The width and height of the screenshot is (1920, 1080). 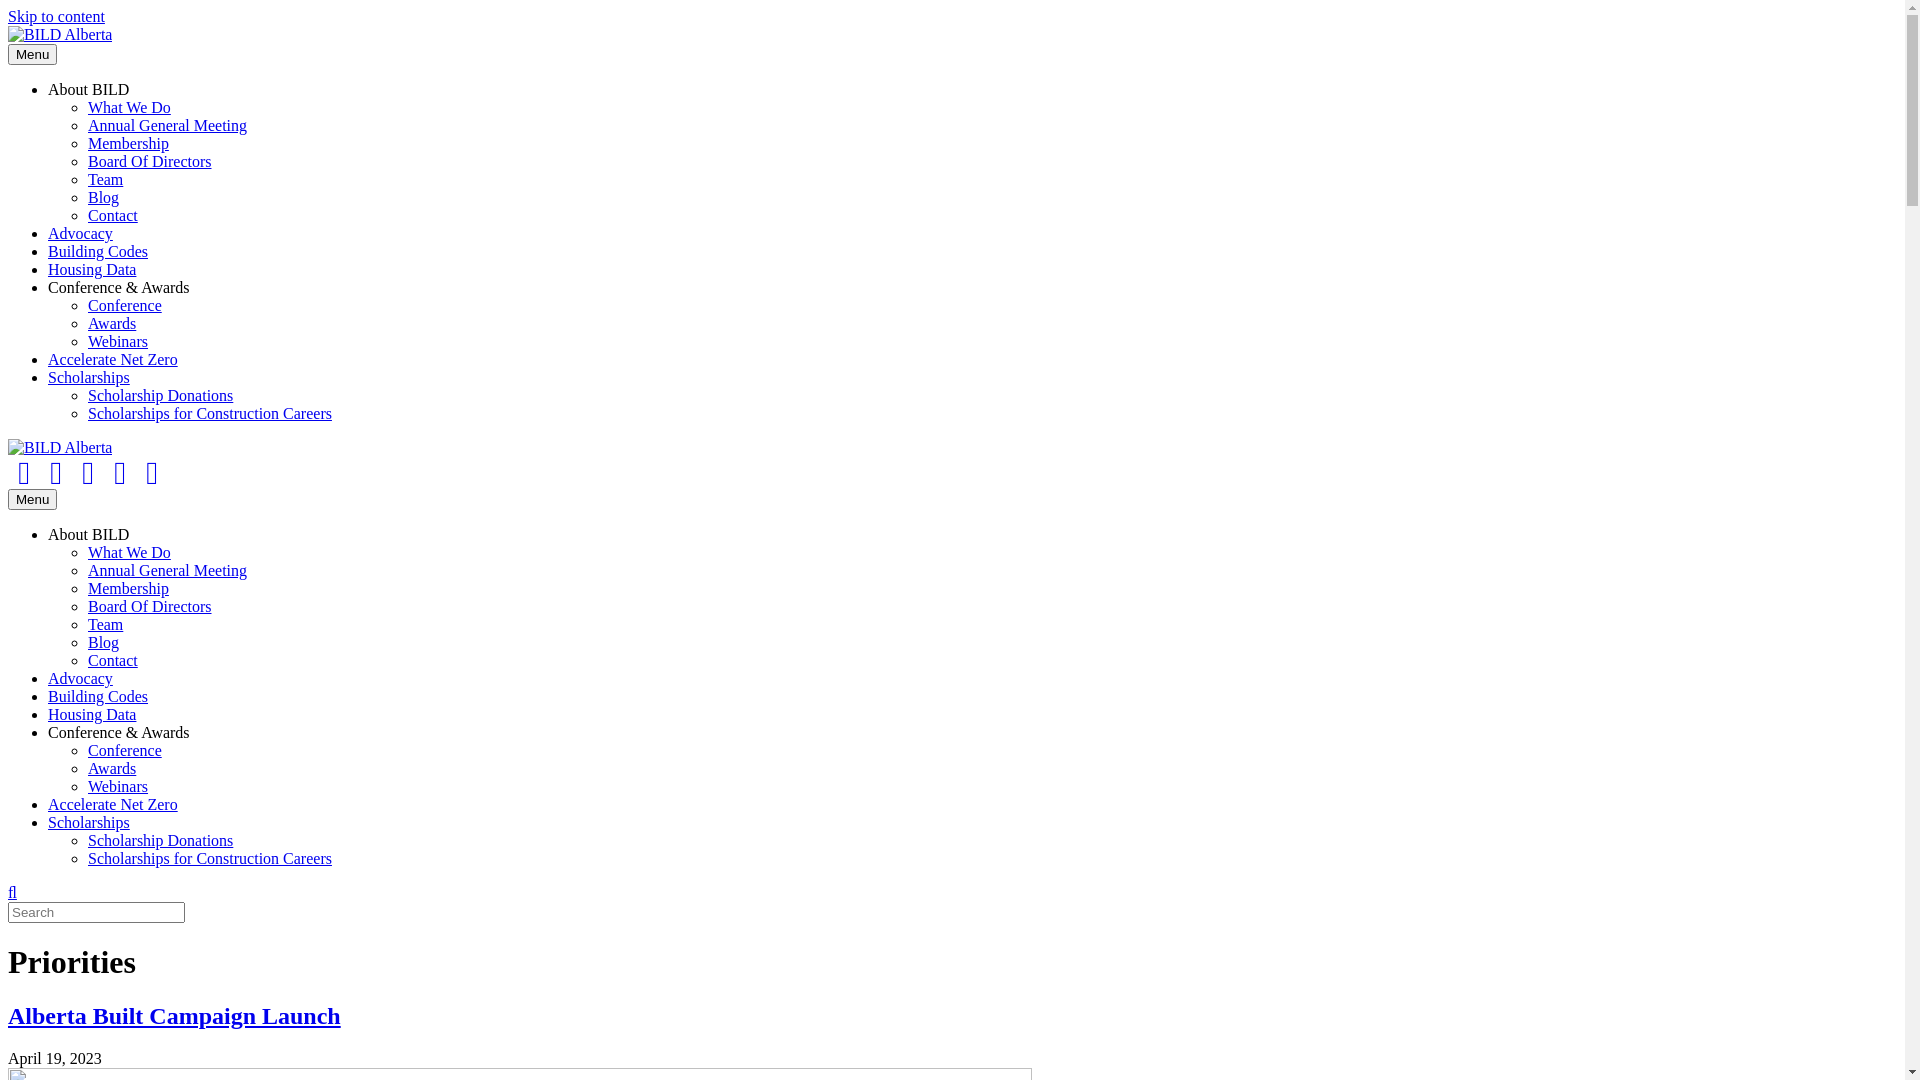 I want to click on 'Skip to content', so click(x=56, y=16).